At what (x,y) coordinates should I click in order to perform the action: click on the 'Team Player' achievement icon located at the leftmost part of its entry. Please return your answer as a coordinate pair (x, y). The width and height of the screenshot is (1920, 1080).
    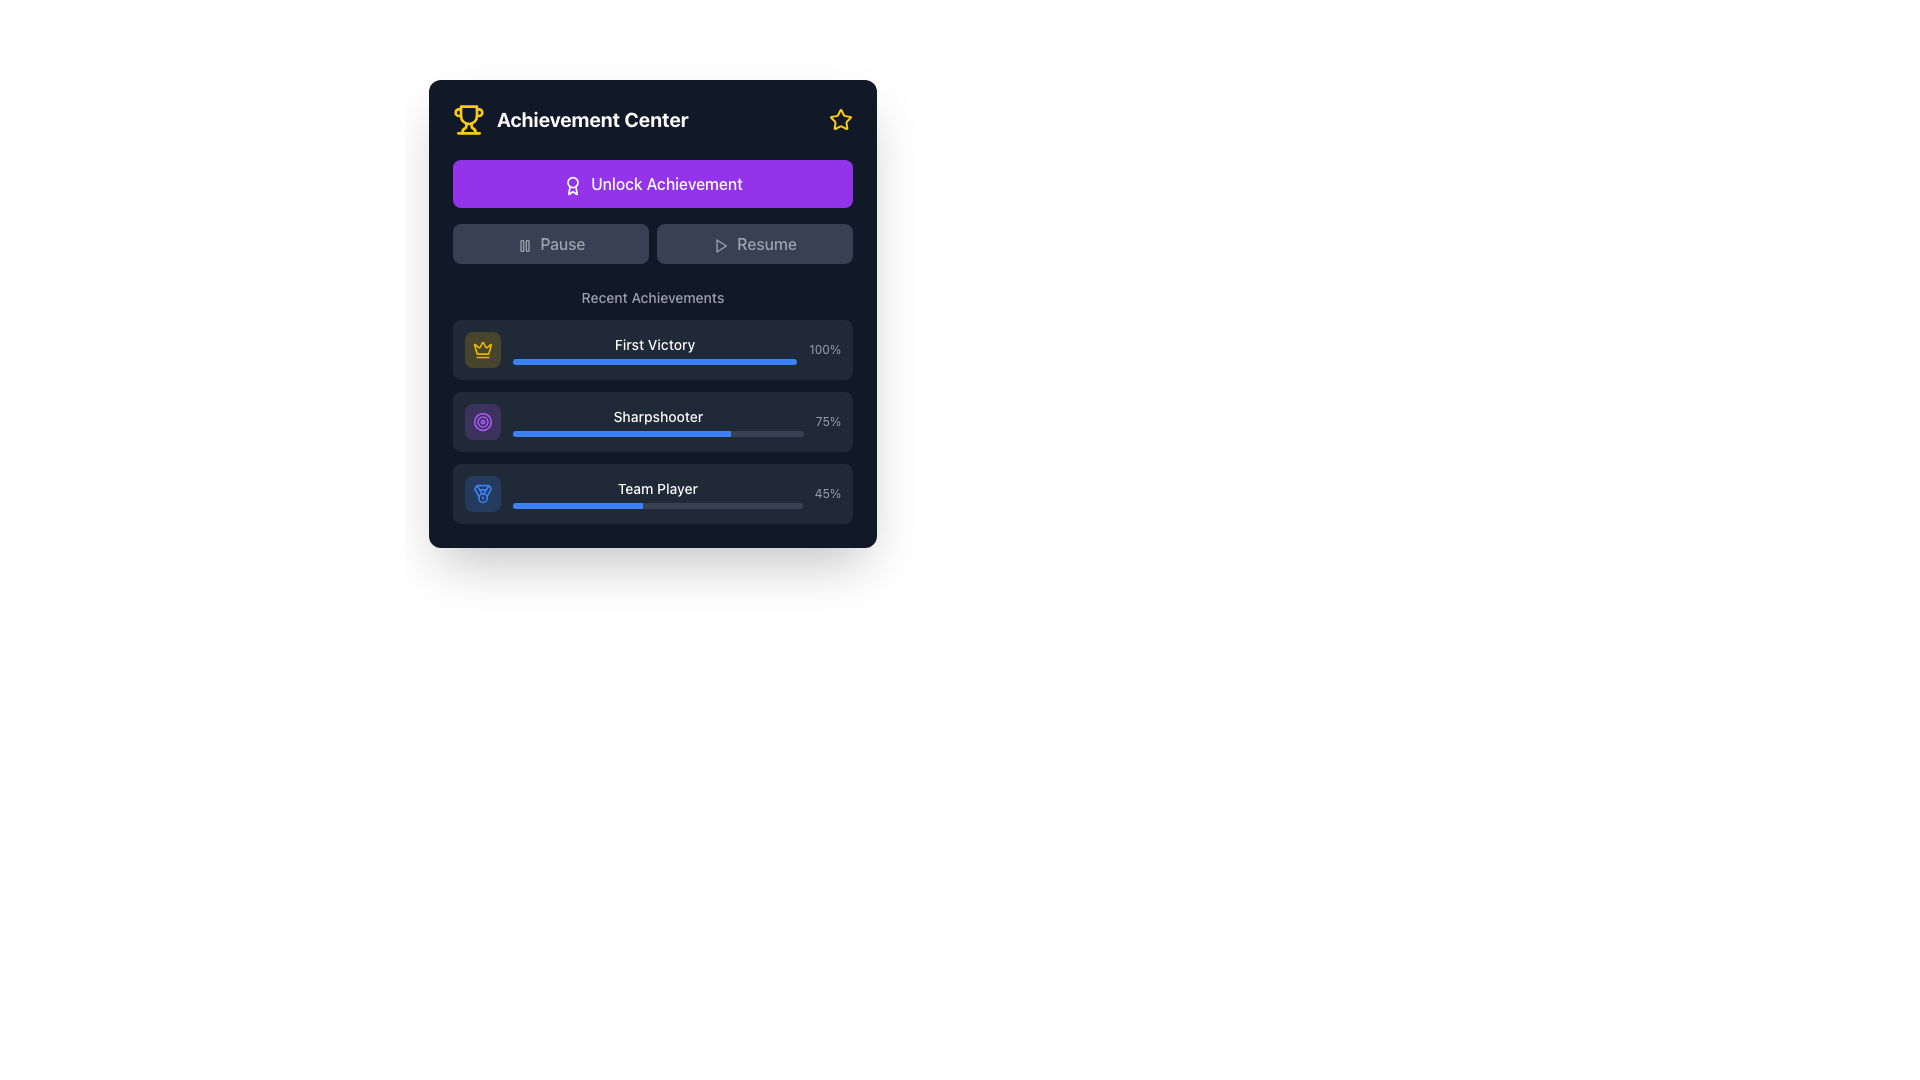
    Looking at the image, I should click on (483, 493).